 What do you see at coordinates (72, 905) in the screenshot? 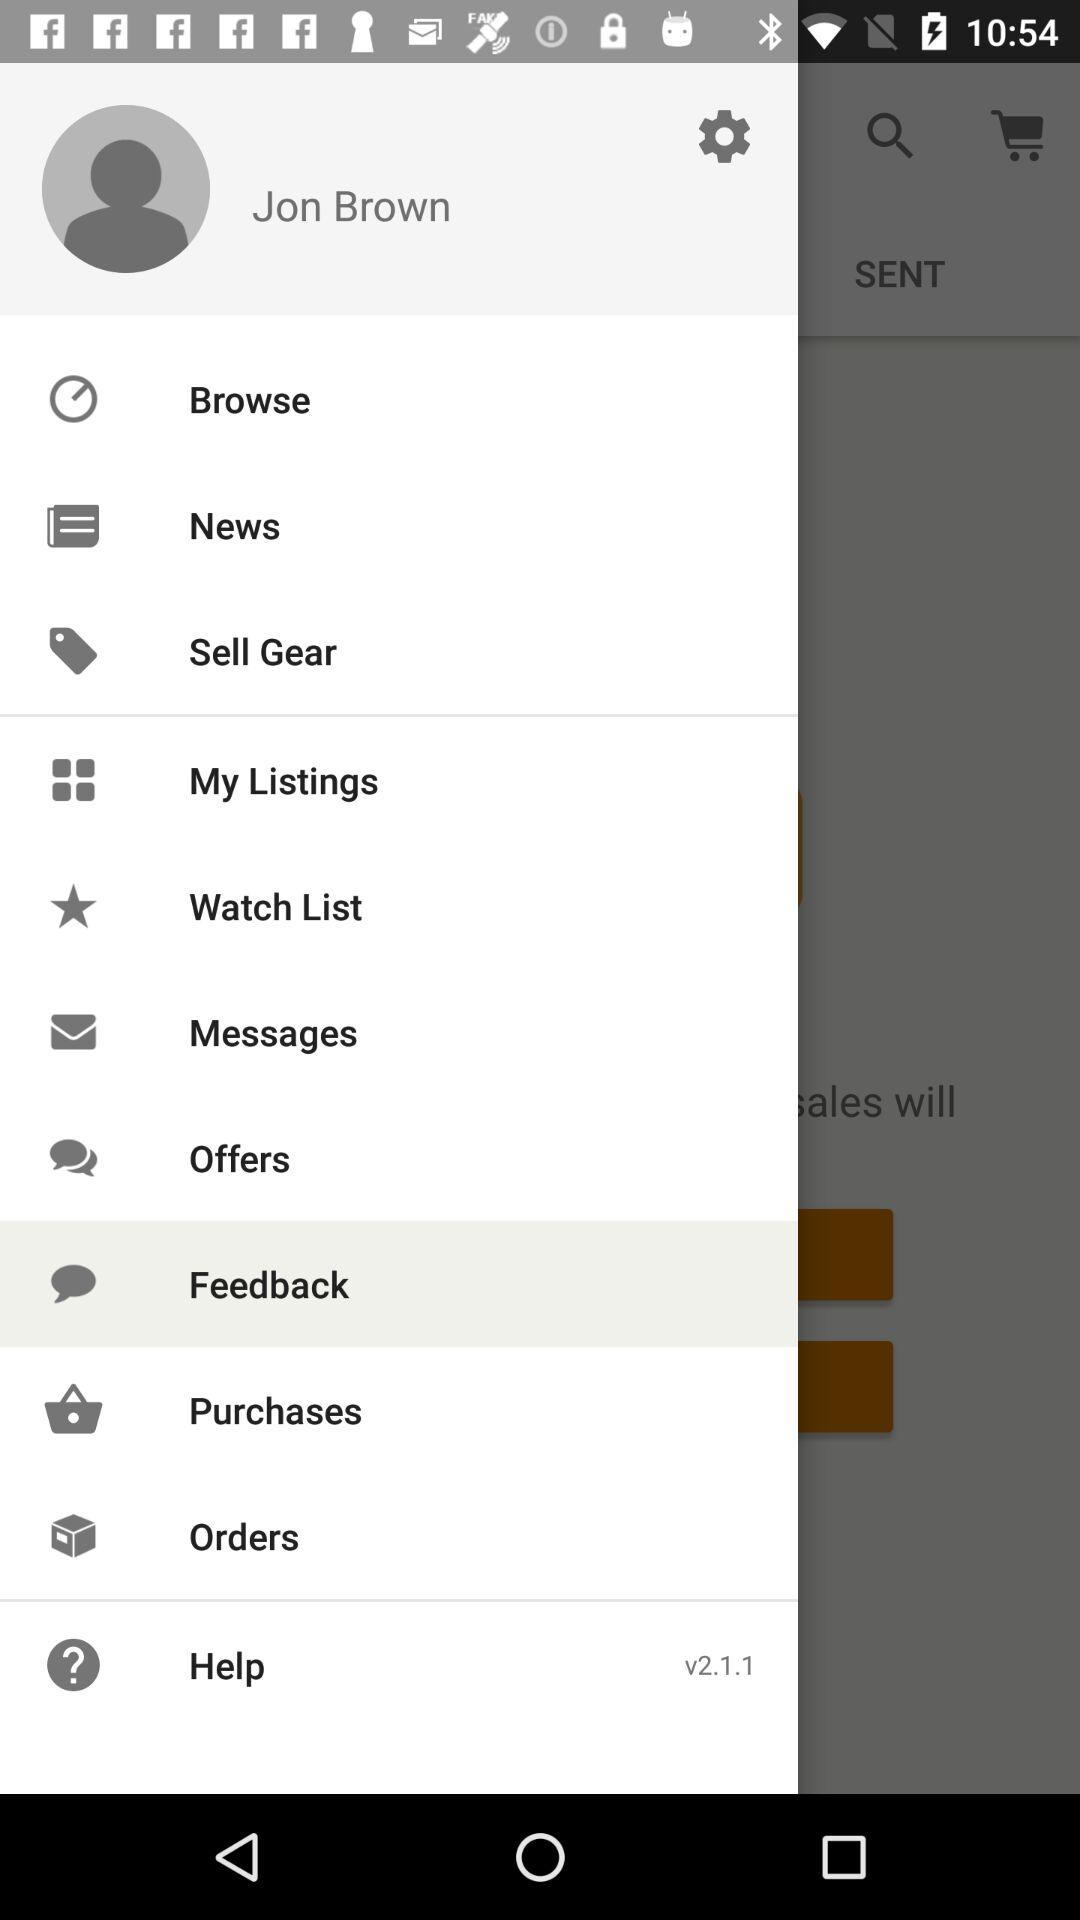
I see `the star icon` at bounding box center [72, 905].